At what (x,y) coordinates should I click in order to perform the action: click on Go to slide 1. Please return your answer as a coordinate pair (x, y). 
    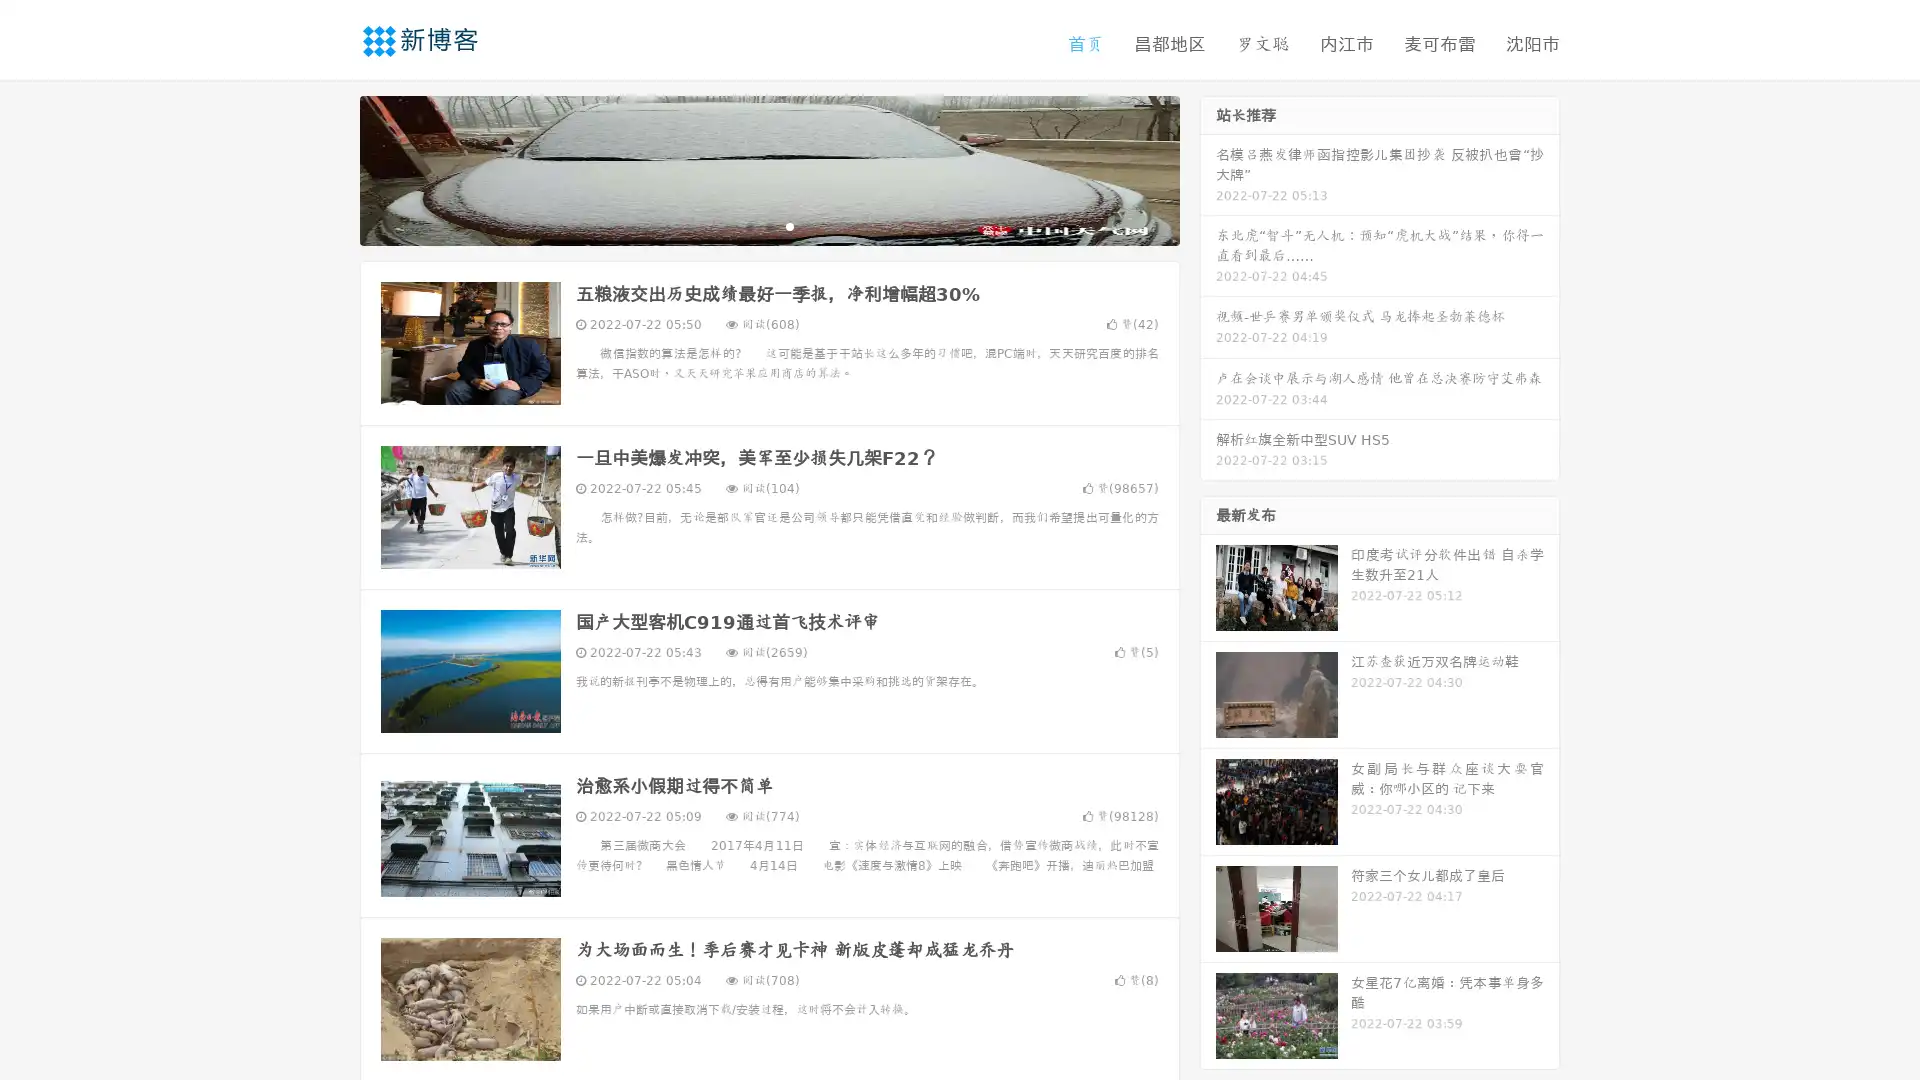
    Looking at the image, I should click on (748, 225).